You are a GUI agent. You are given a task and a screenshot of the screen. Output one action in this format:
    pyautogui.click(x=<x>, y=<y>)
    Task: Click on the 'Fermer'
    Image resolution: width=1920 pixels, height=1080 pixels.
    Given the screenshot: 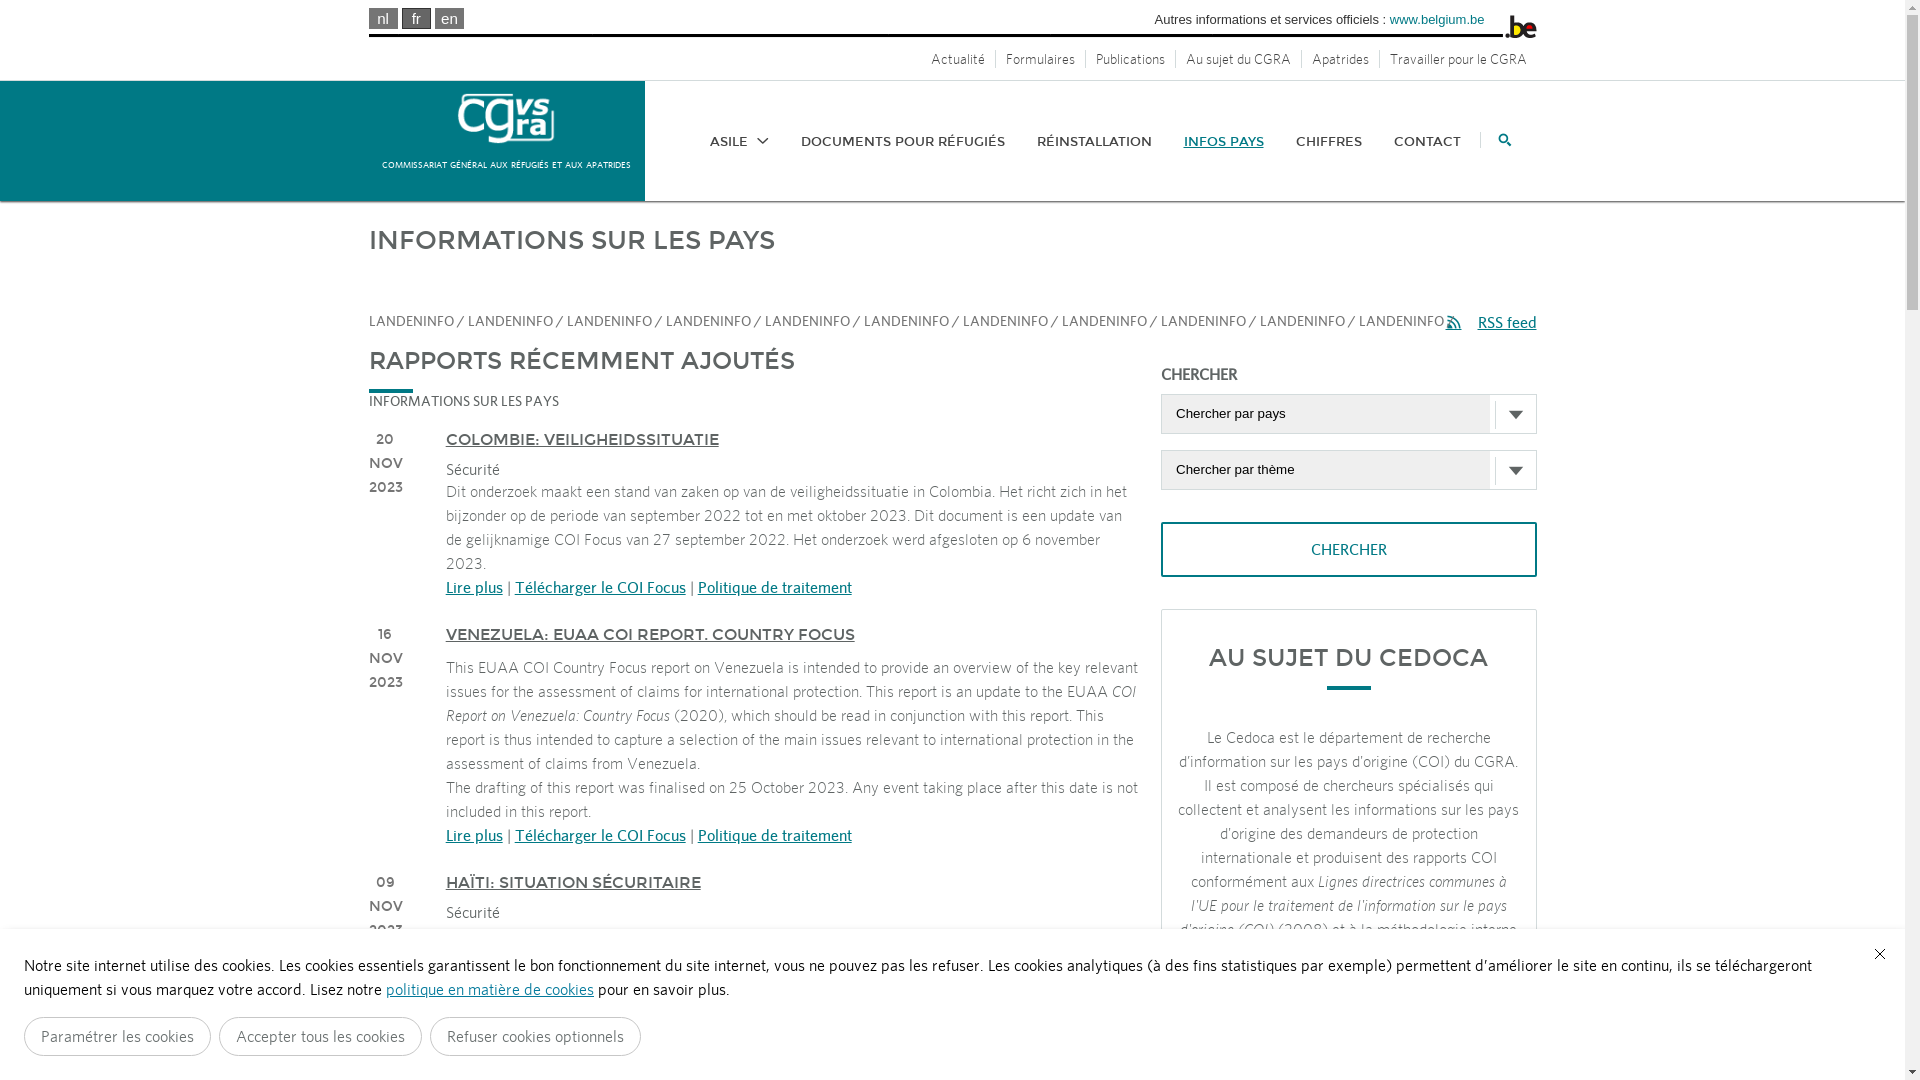 What is the action you would take?
    pyautogui.click(x=1879, y=952)
    